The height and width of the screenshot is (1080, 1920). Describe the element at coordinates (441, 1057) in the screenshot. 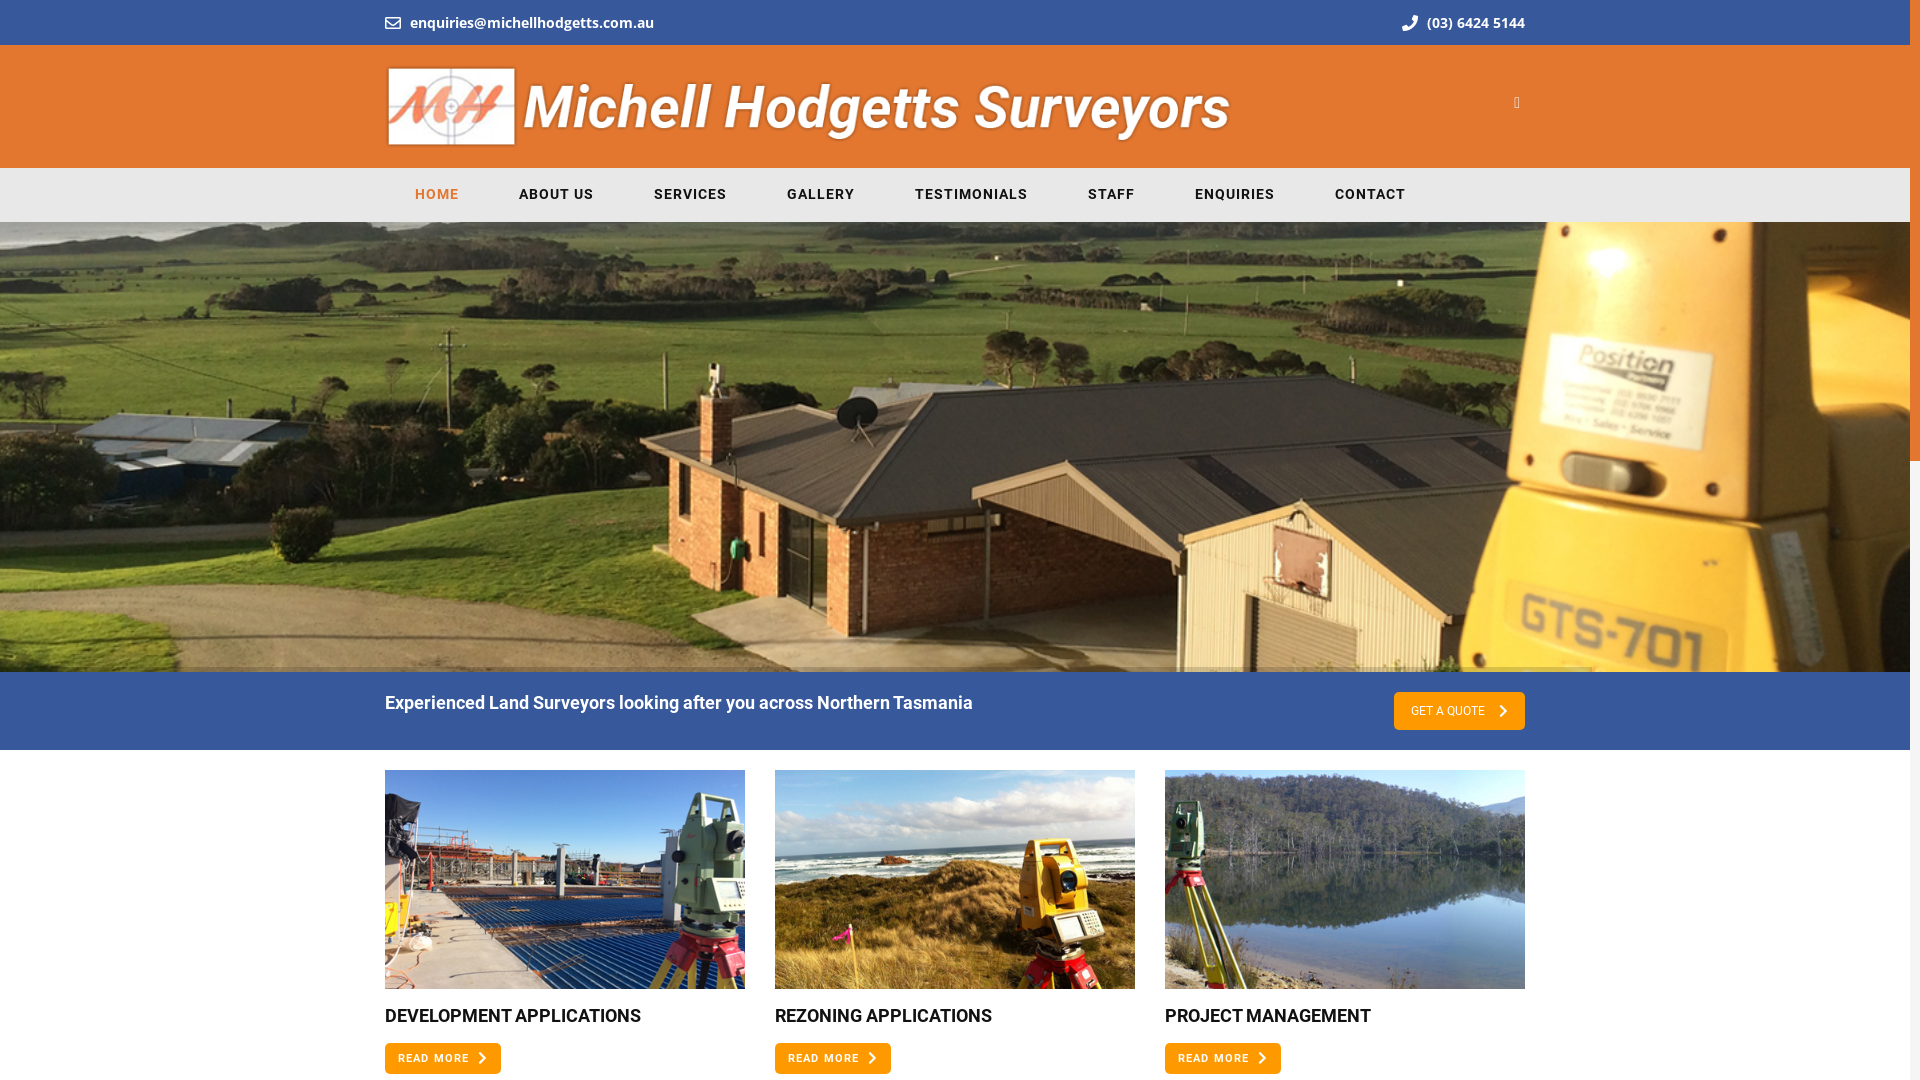

I see `'READ MORE'` at that location.